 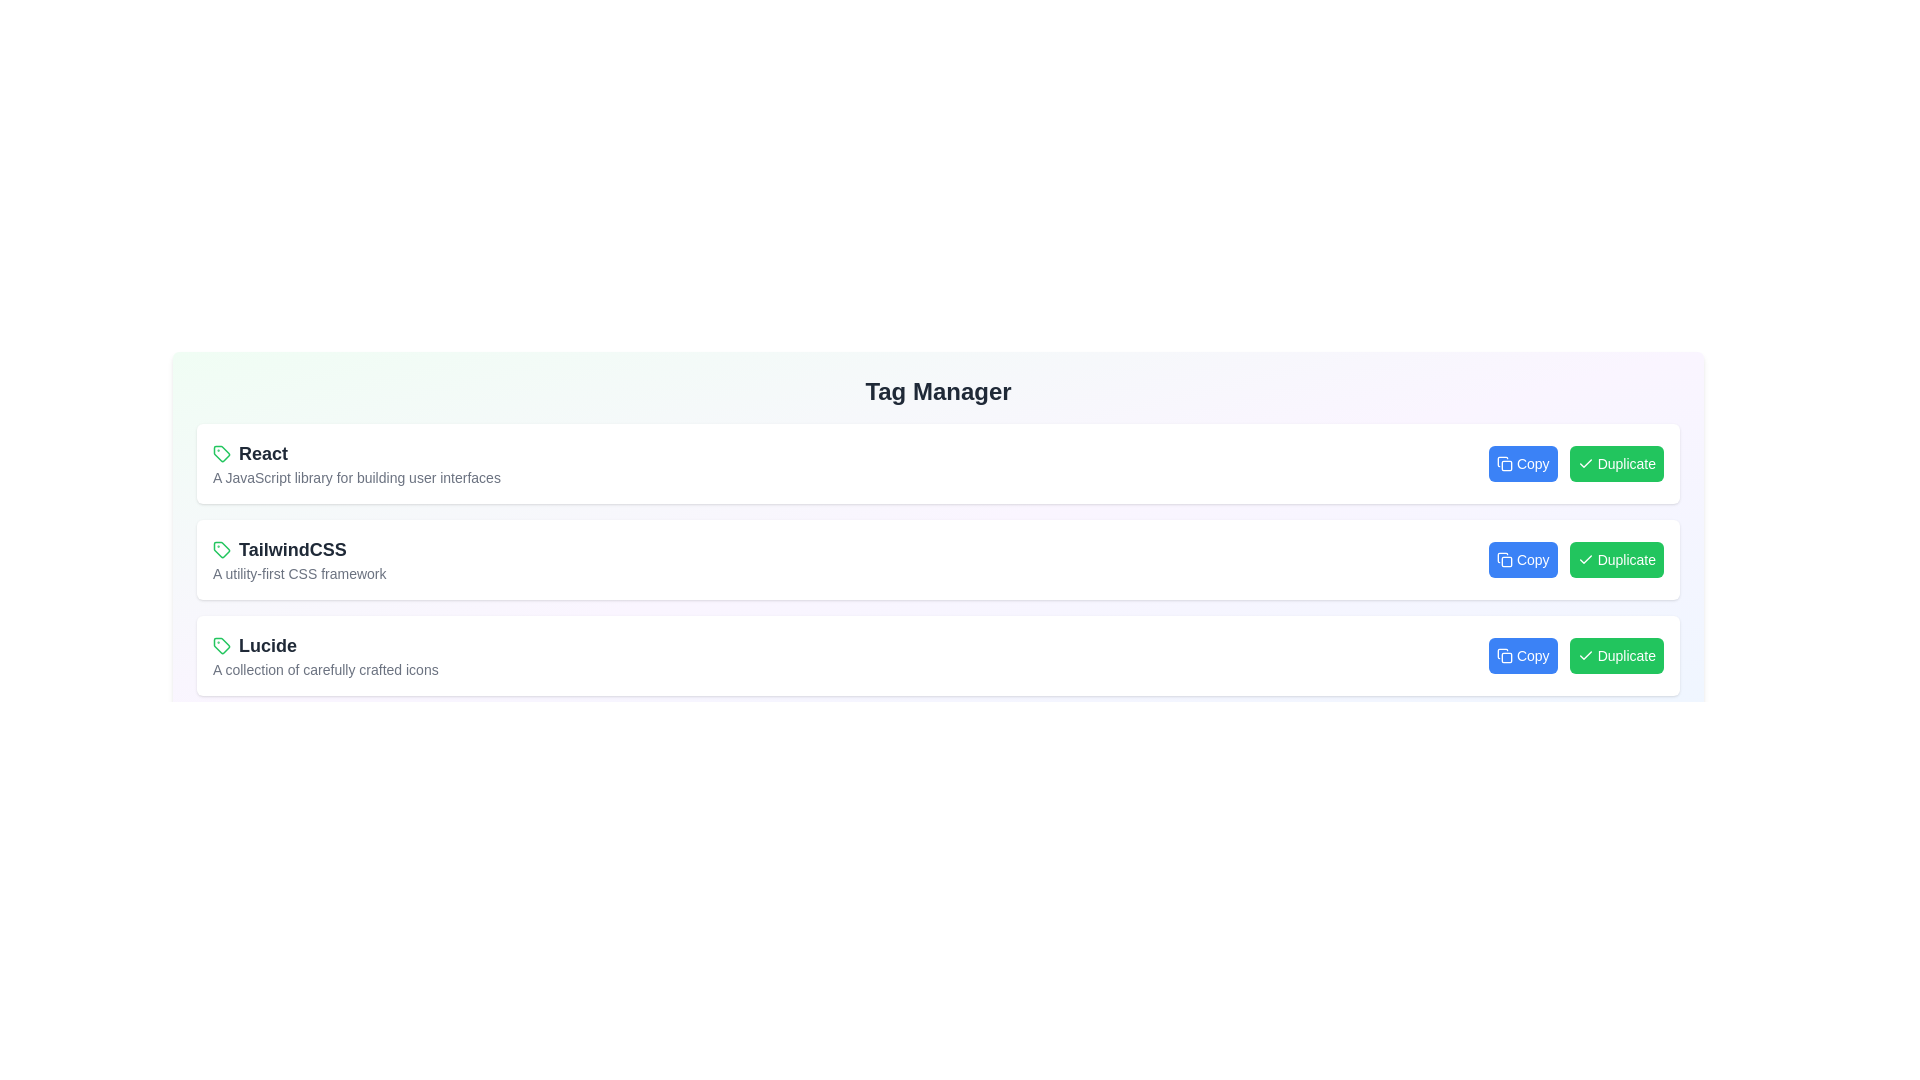 I want to click on the 'Copy' button associated with the tag TailwindCSS, so click(x=1522, y=559).